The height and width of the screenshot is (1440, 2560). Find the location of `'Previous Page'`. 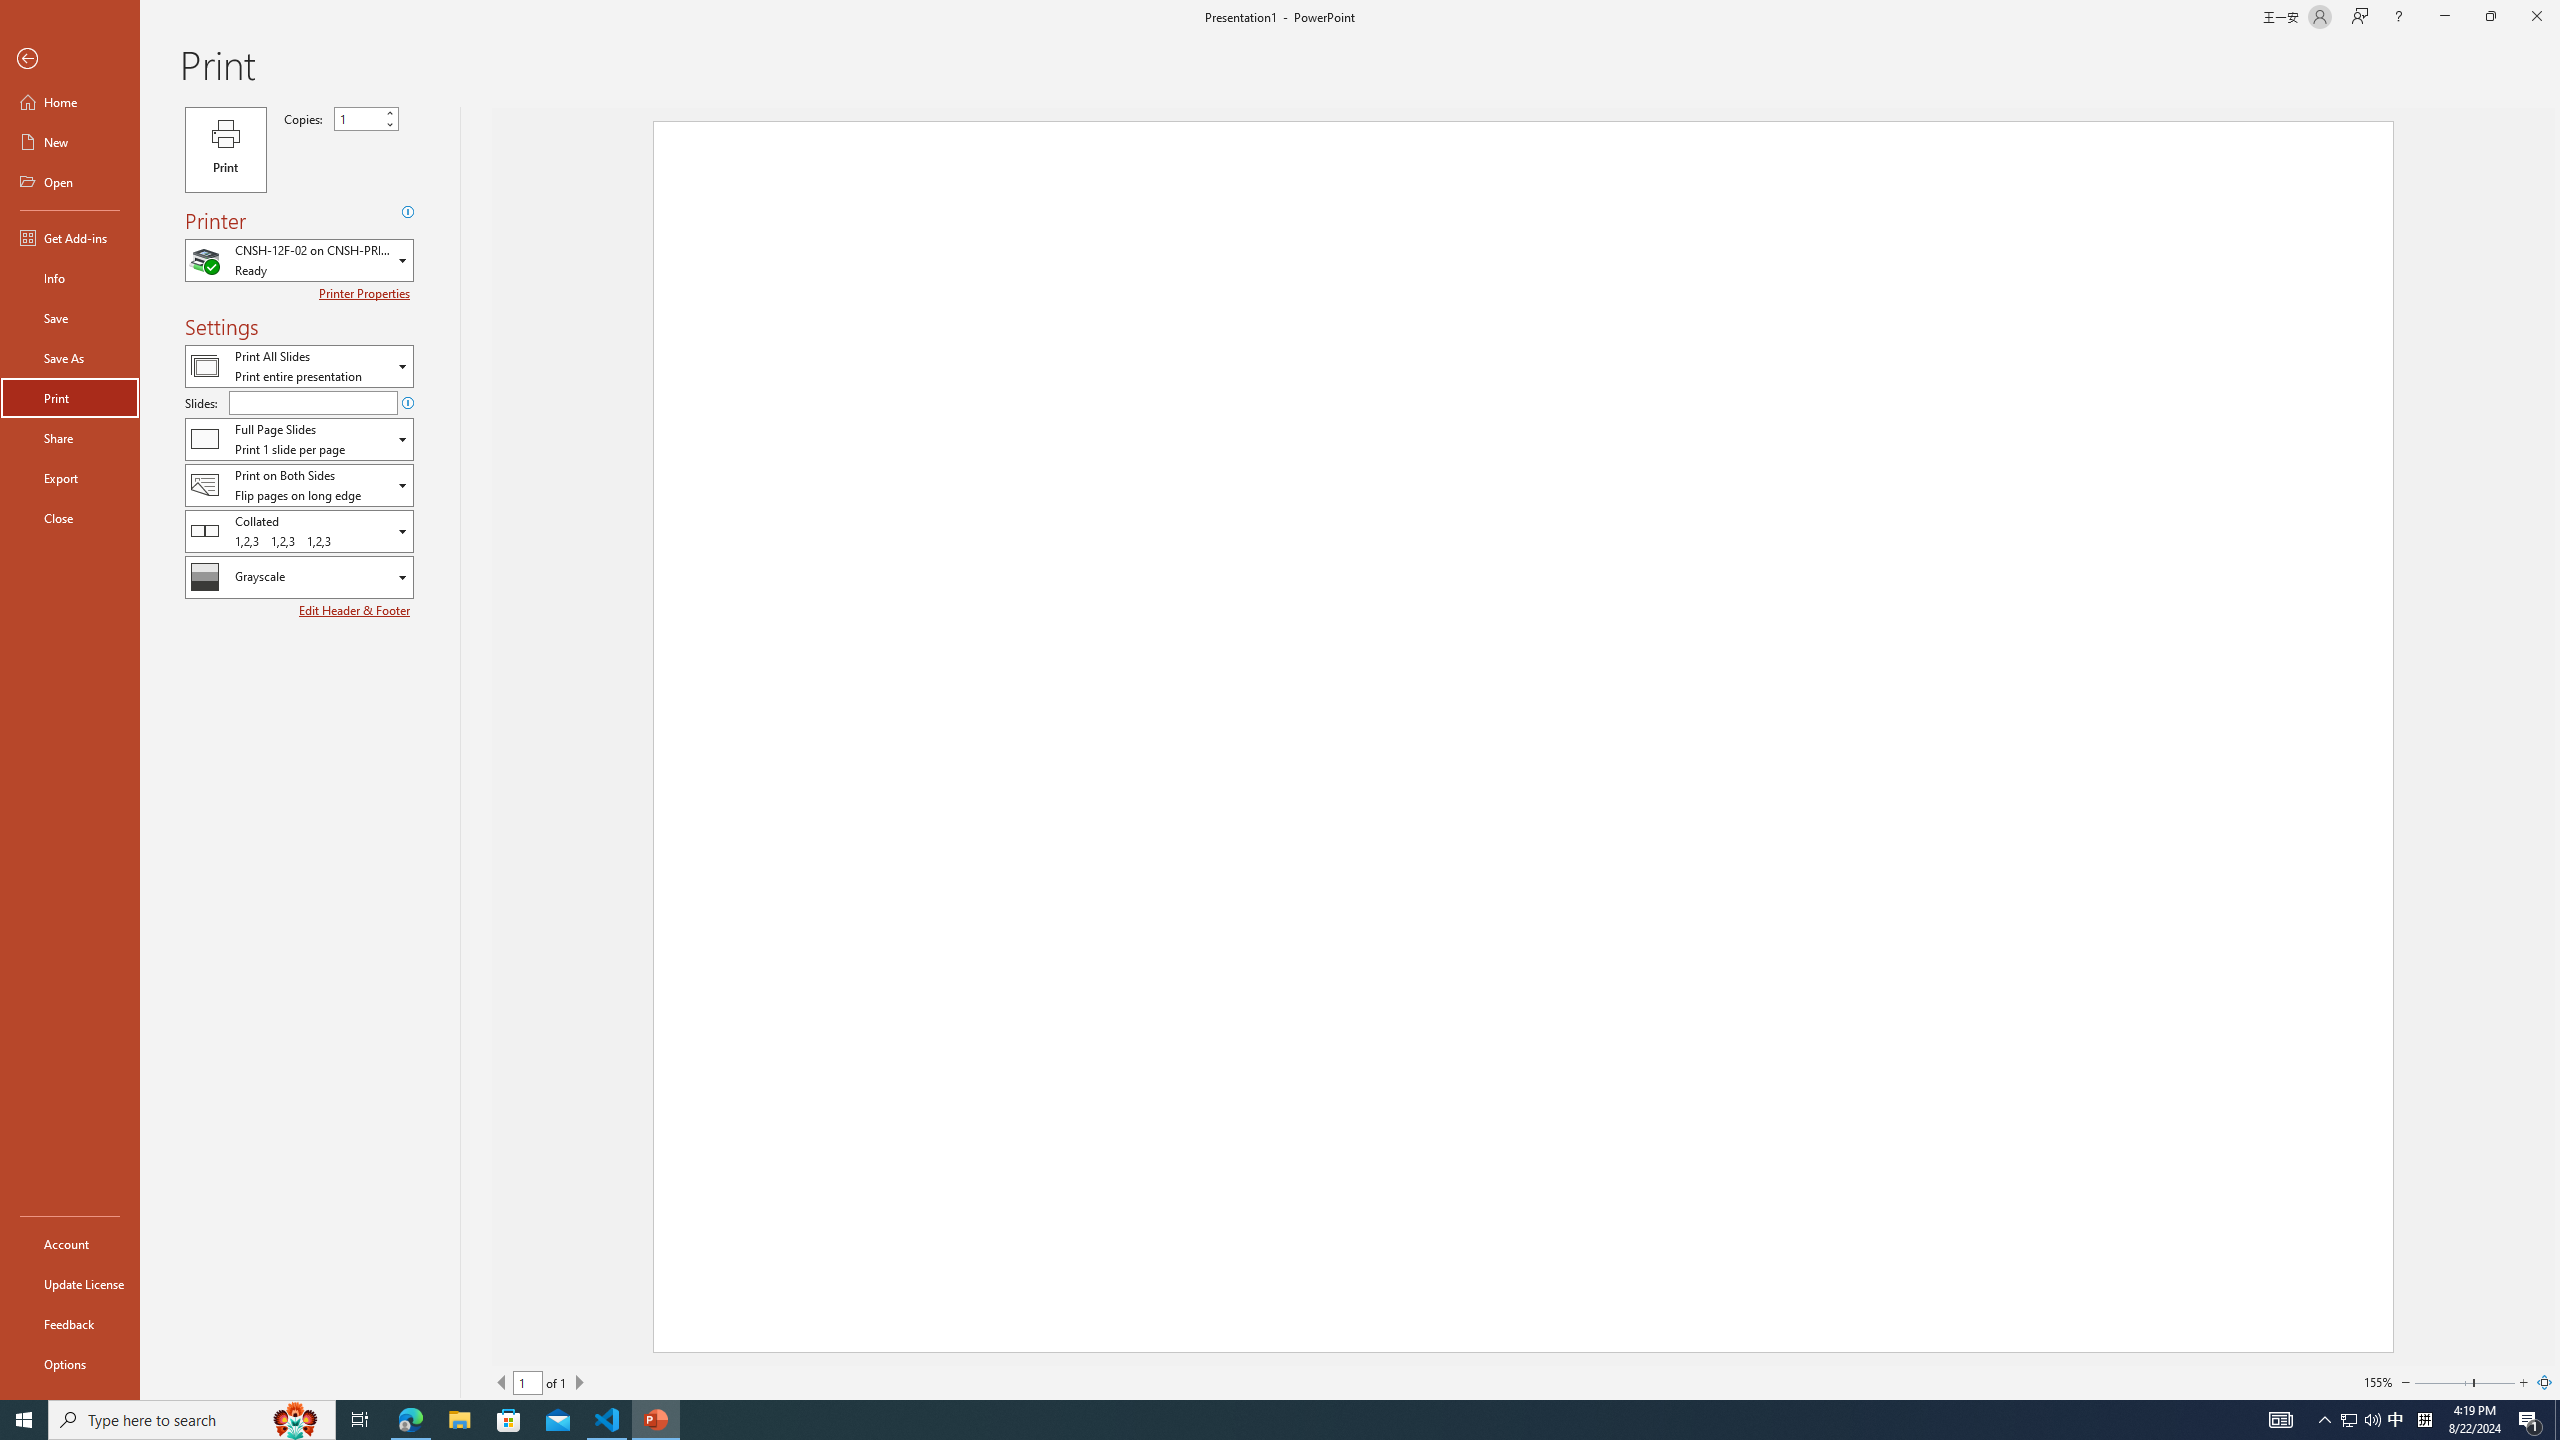

'Previous Page' is located at coordinates (501, 1382).